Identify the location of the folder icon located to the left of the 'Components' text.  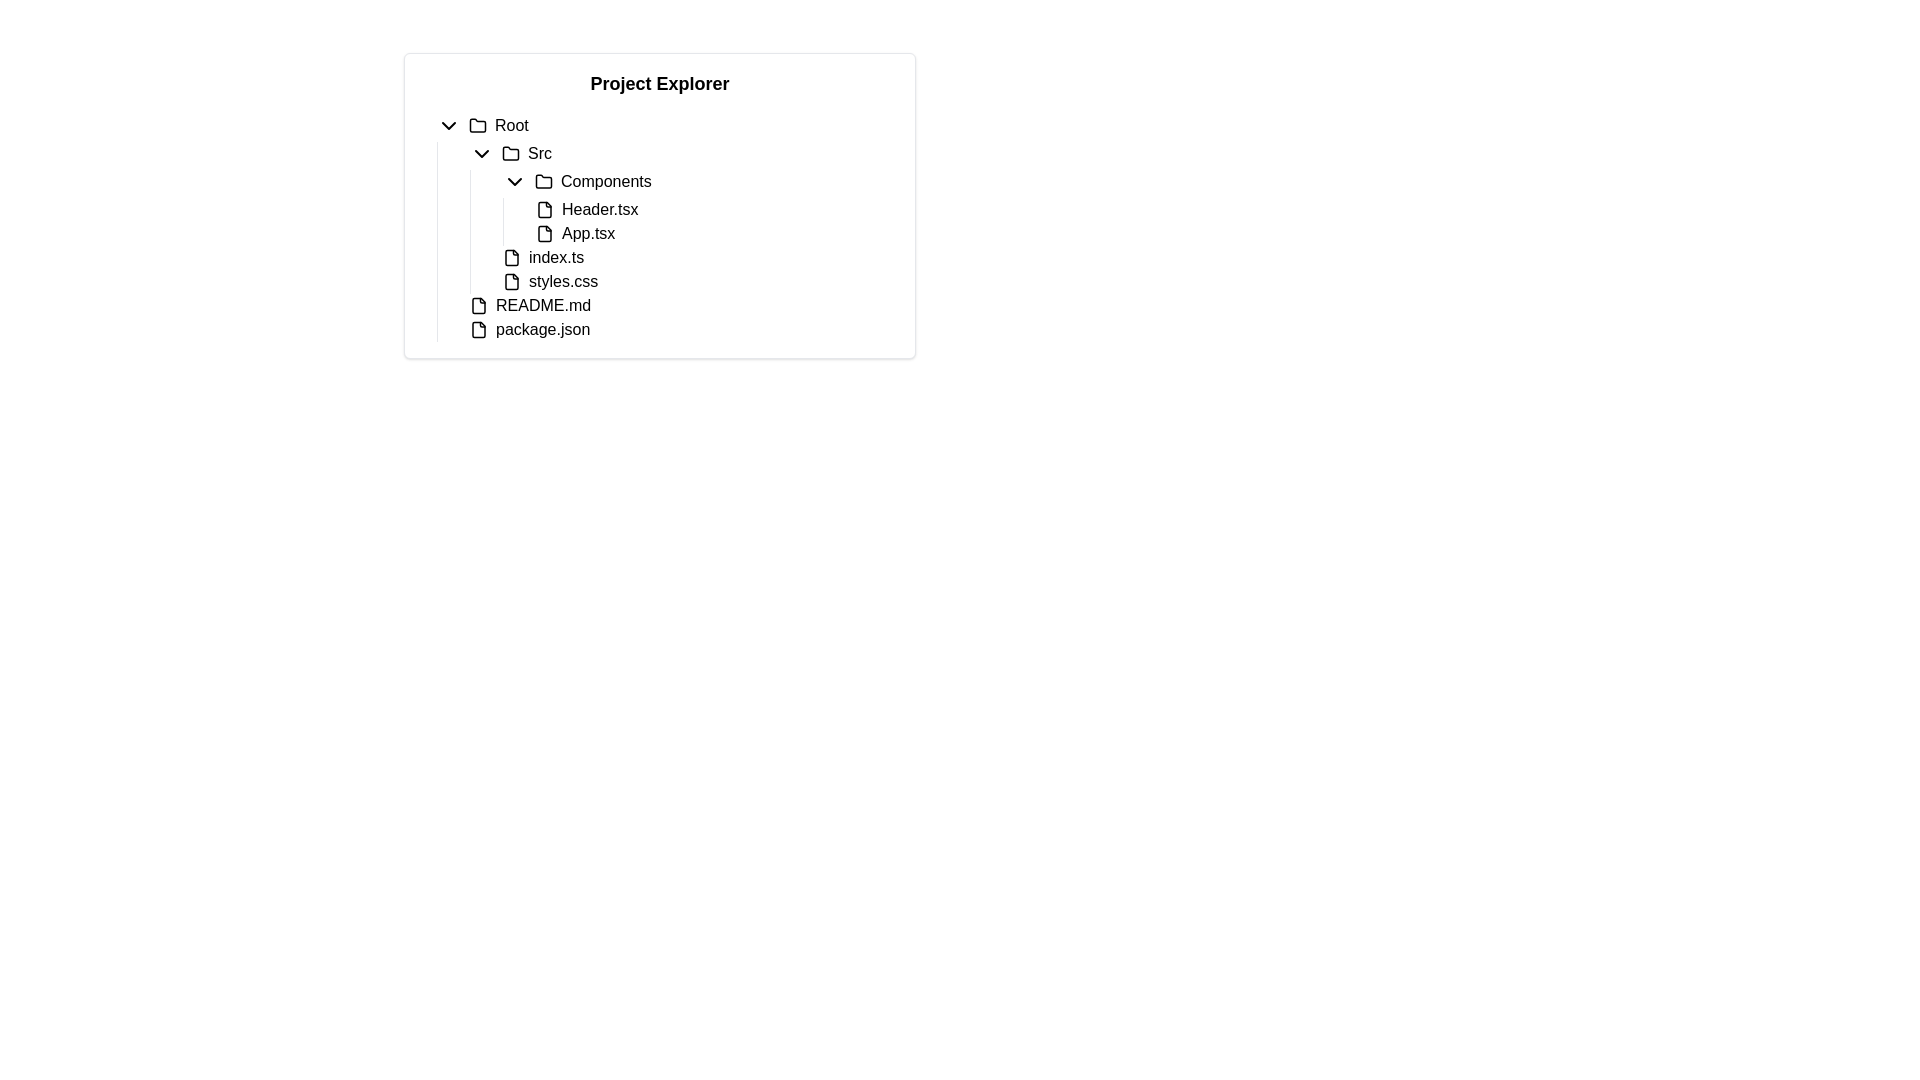
(543, 181).